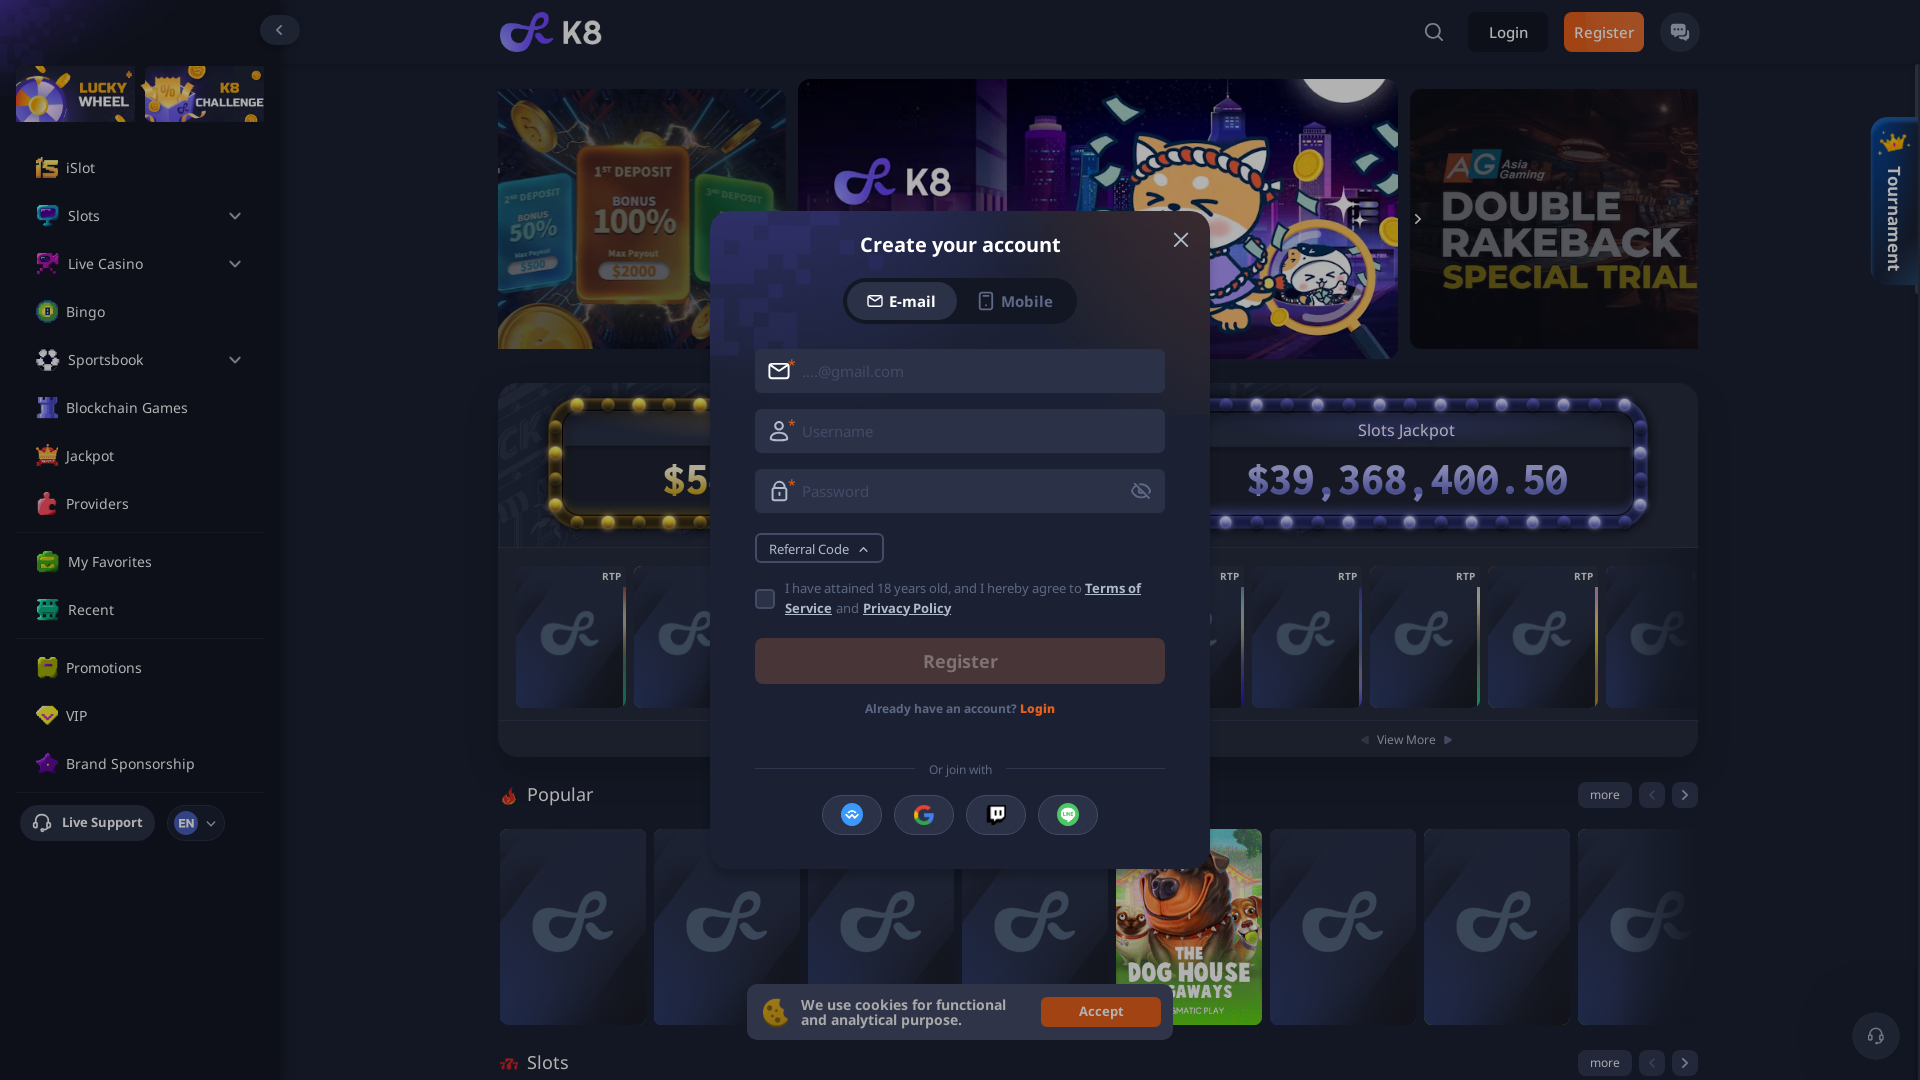 The height and width of the screenshot is (1080, 1920). What do you see at coordinates (901, 300) in the screenshot?
I see `'E-mail'` at bounding box center [901, 300].